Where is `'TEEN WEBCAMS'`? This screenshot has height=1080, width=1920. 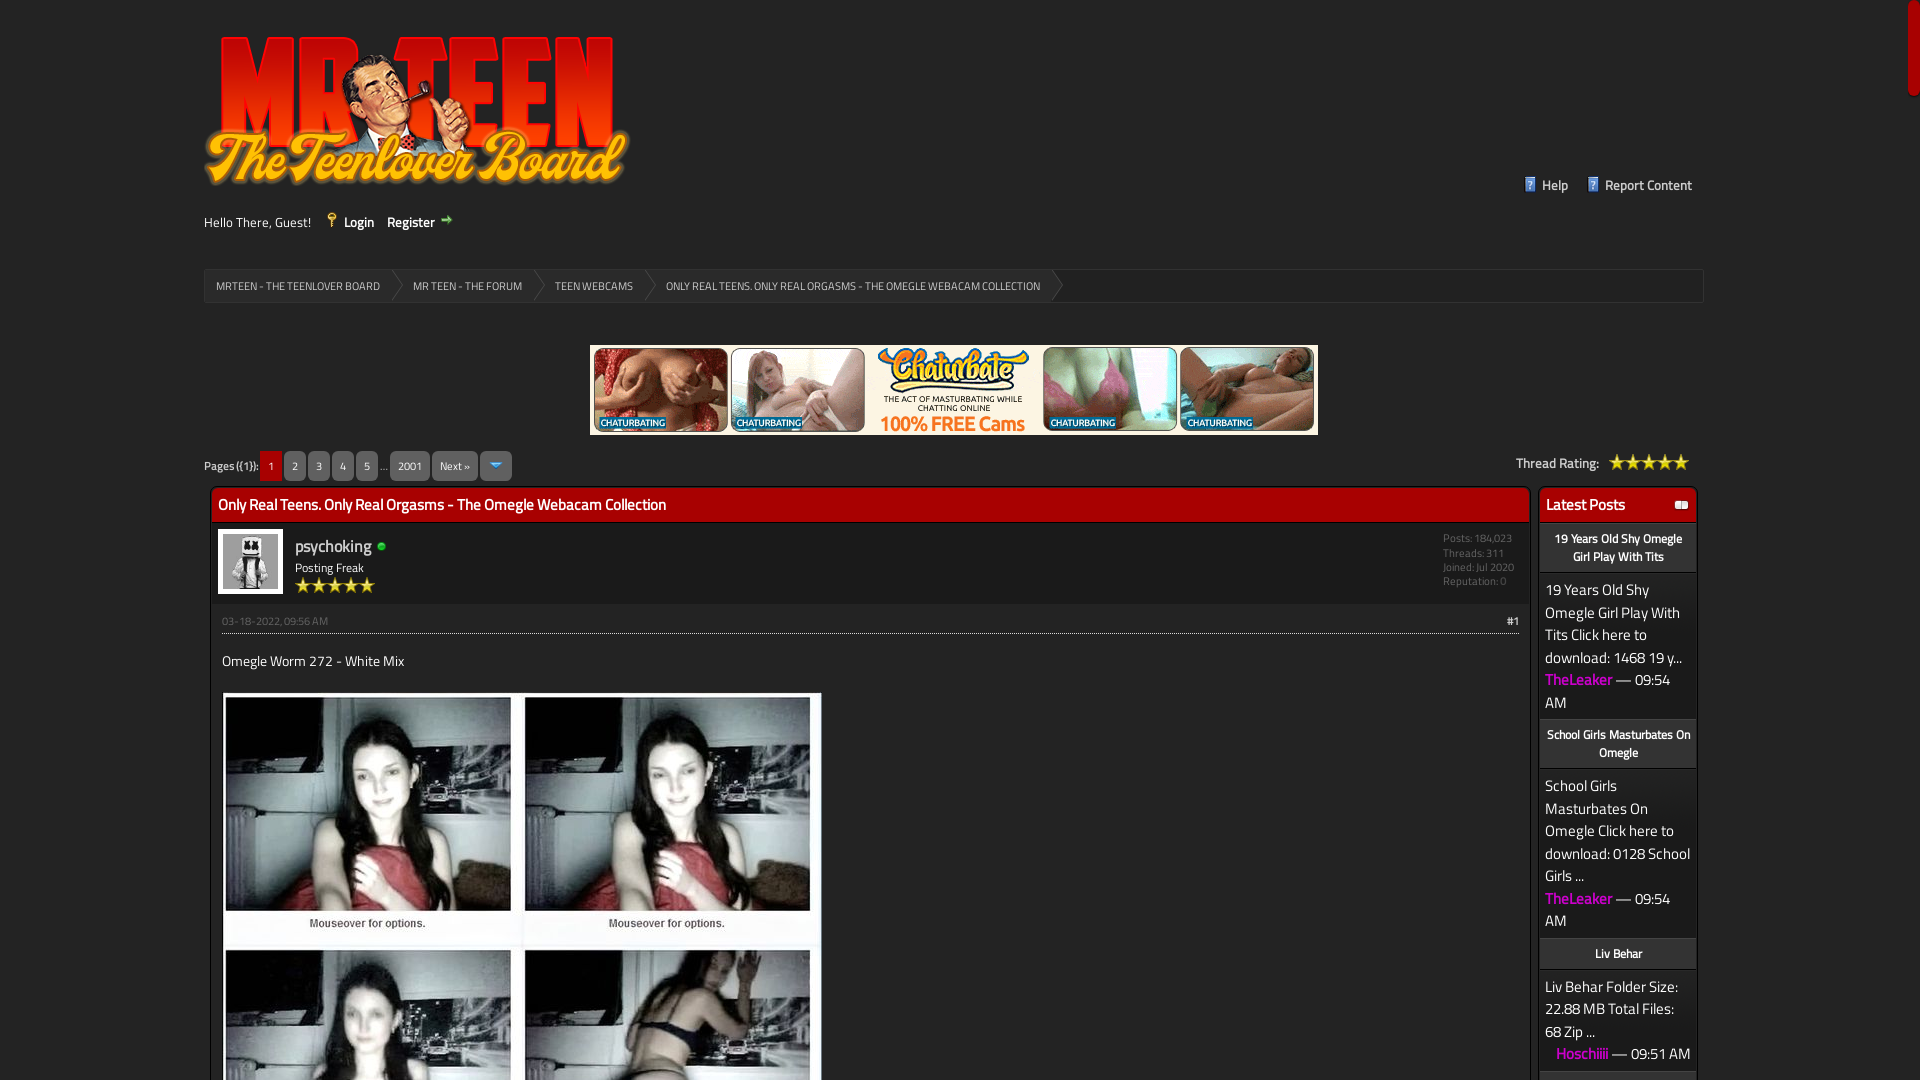
'TEEN WEBCAMS' is located at coordinates (532, 285).